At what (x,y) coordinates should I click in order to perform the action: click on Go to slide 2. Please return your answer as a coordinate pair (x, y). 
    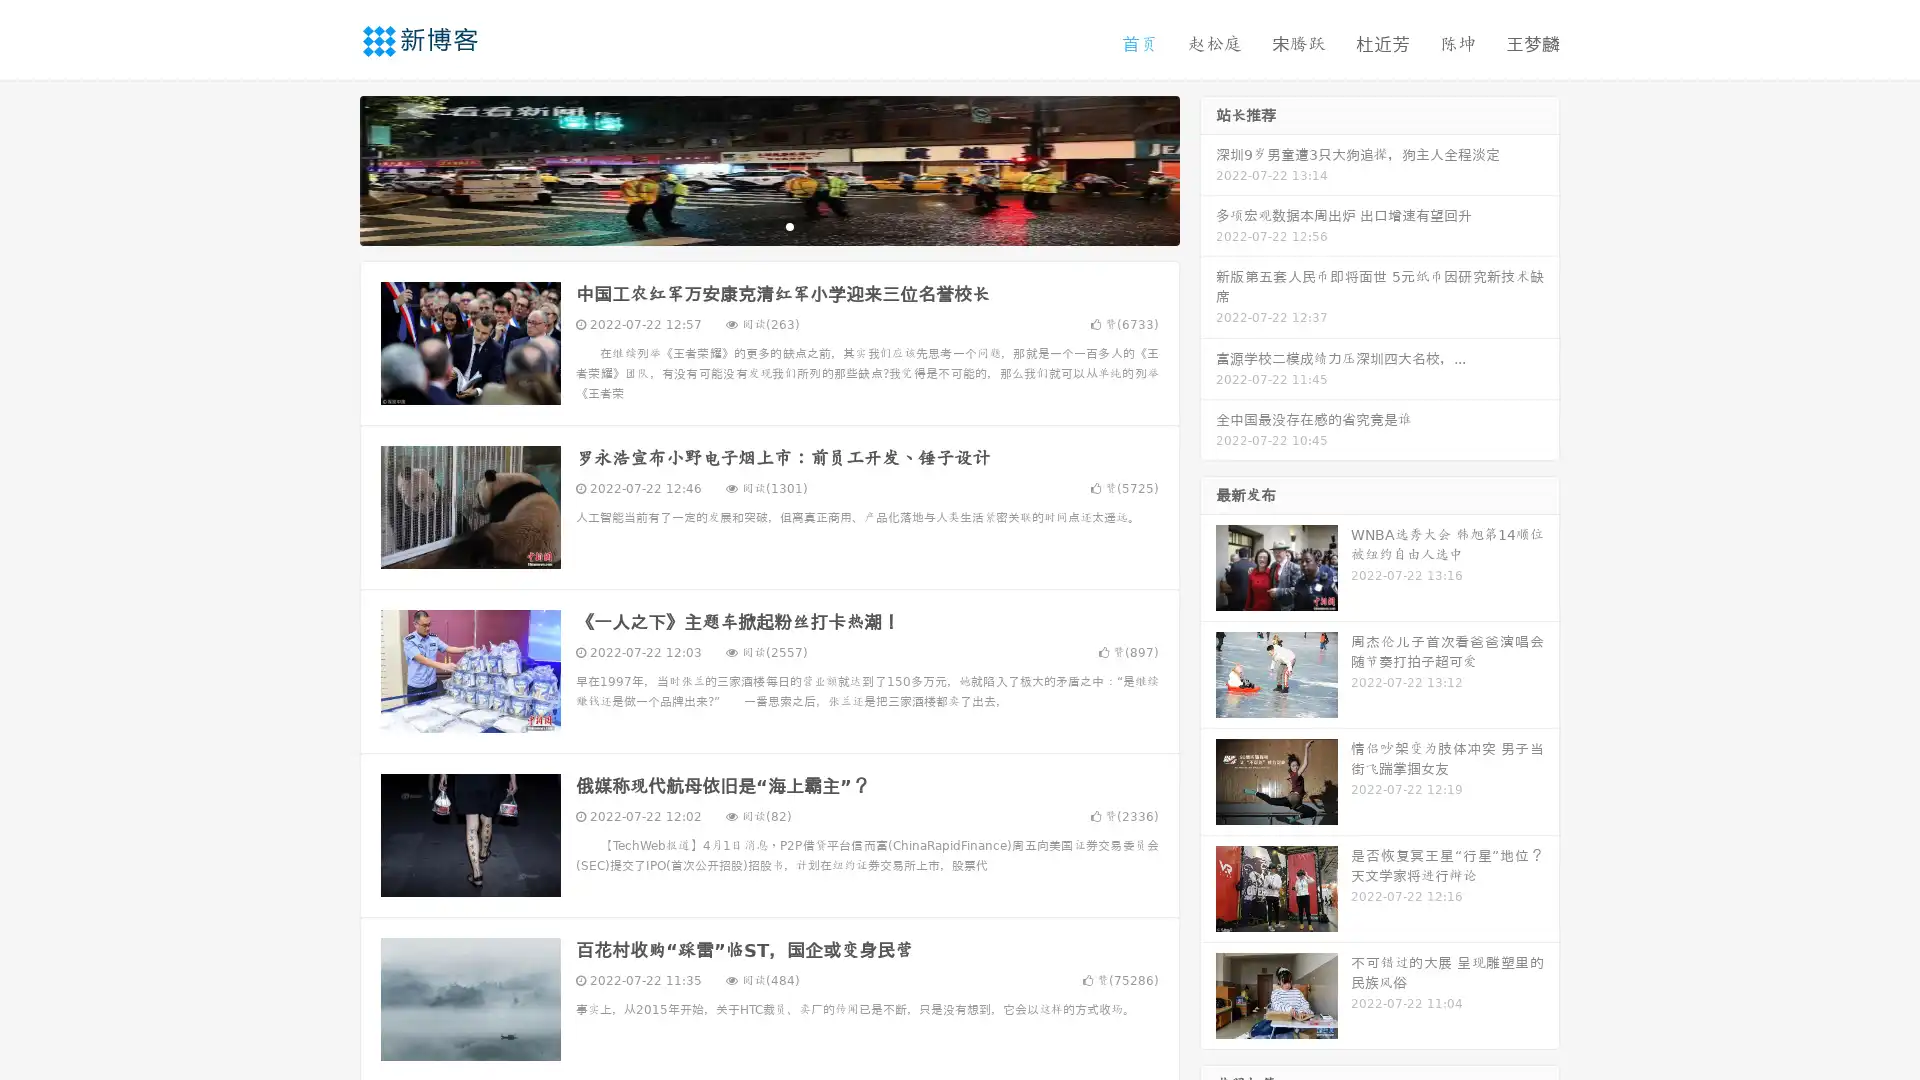
    Looking at the image, I should click on (768, 225).